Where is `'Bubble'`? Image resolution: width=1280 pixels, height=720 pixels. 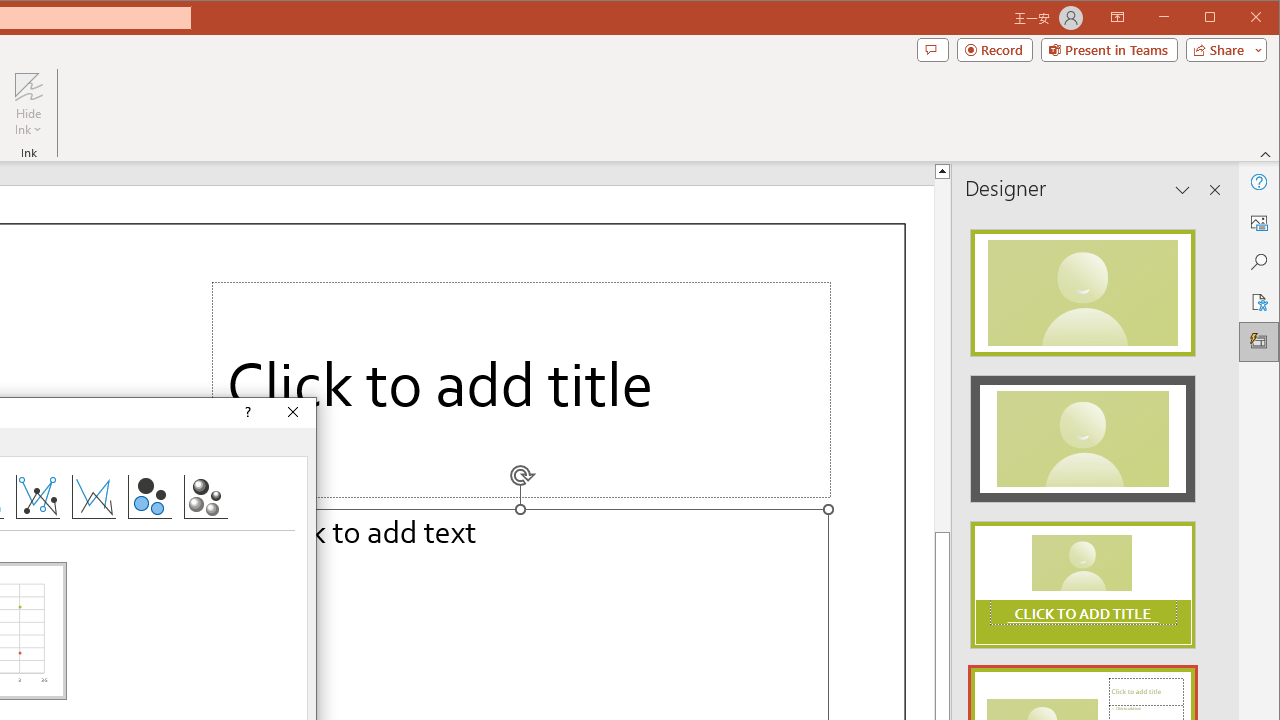 'Bubble' is located at coordinates (148, 495).